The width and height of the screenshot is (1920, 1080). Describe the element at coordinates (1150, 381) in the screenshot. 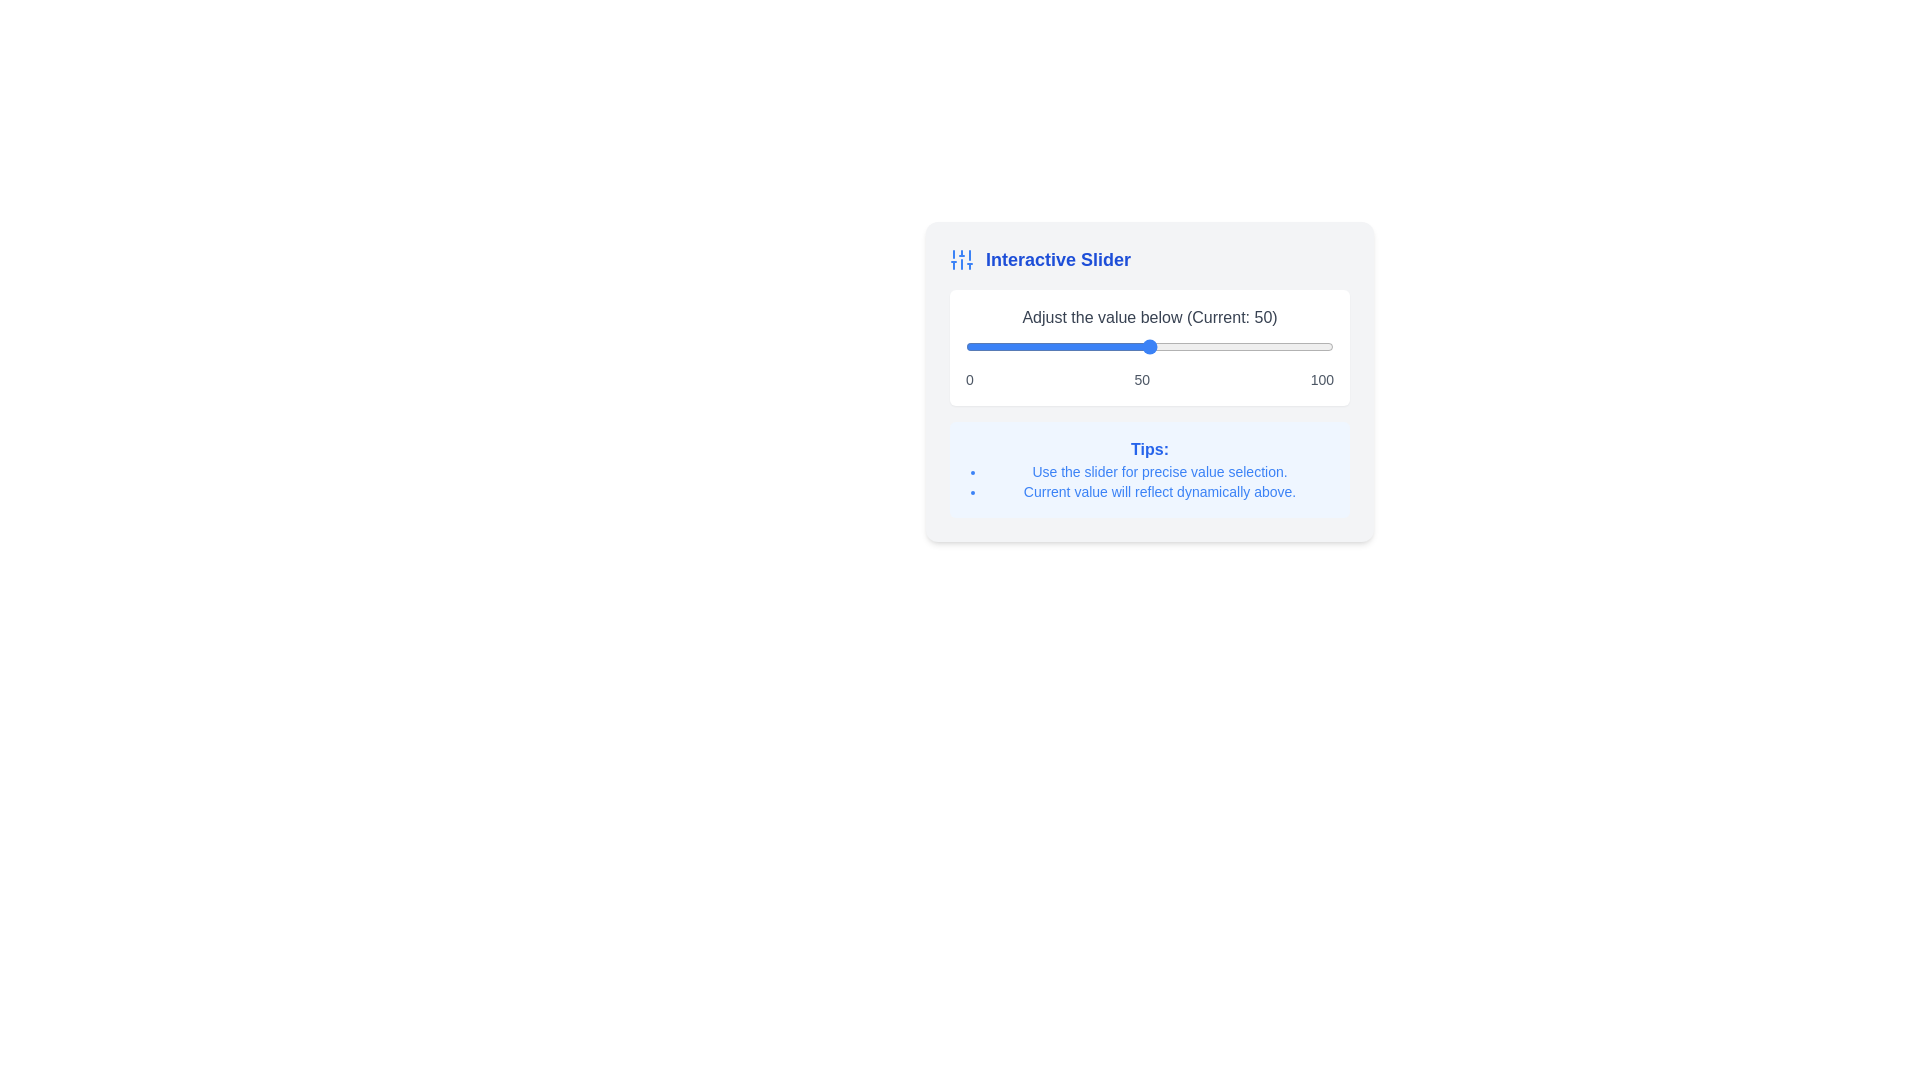

I see `along the slider track of the horizontal slider input labeled 'Adjust the value below (Current: 50)' to jump the handle position` at that location.